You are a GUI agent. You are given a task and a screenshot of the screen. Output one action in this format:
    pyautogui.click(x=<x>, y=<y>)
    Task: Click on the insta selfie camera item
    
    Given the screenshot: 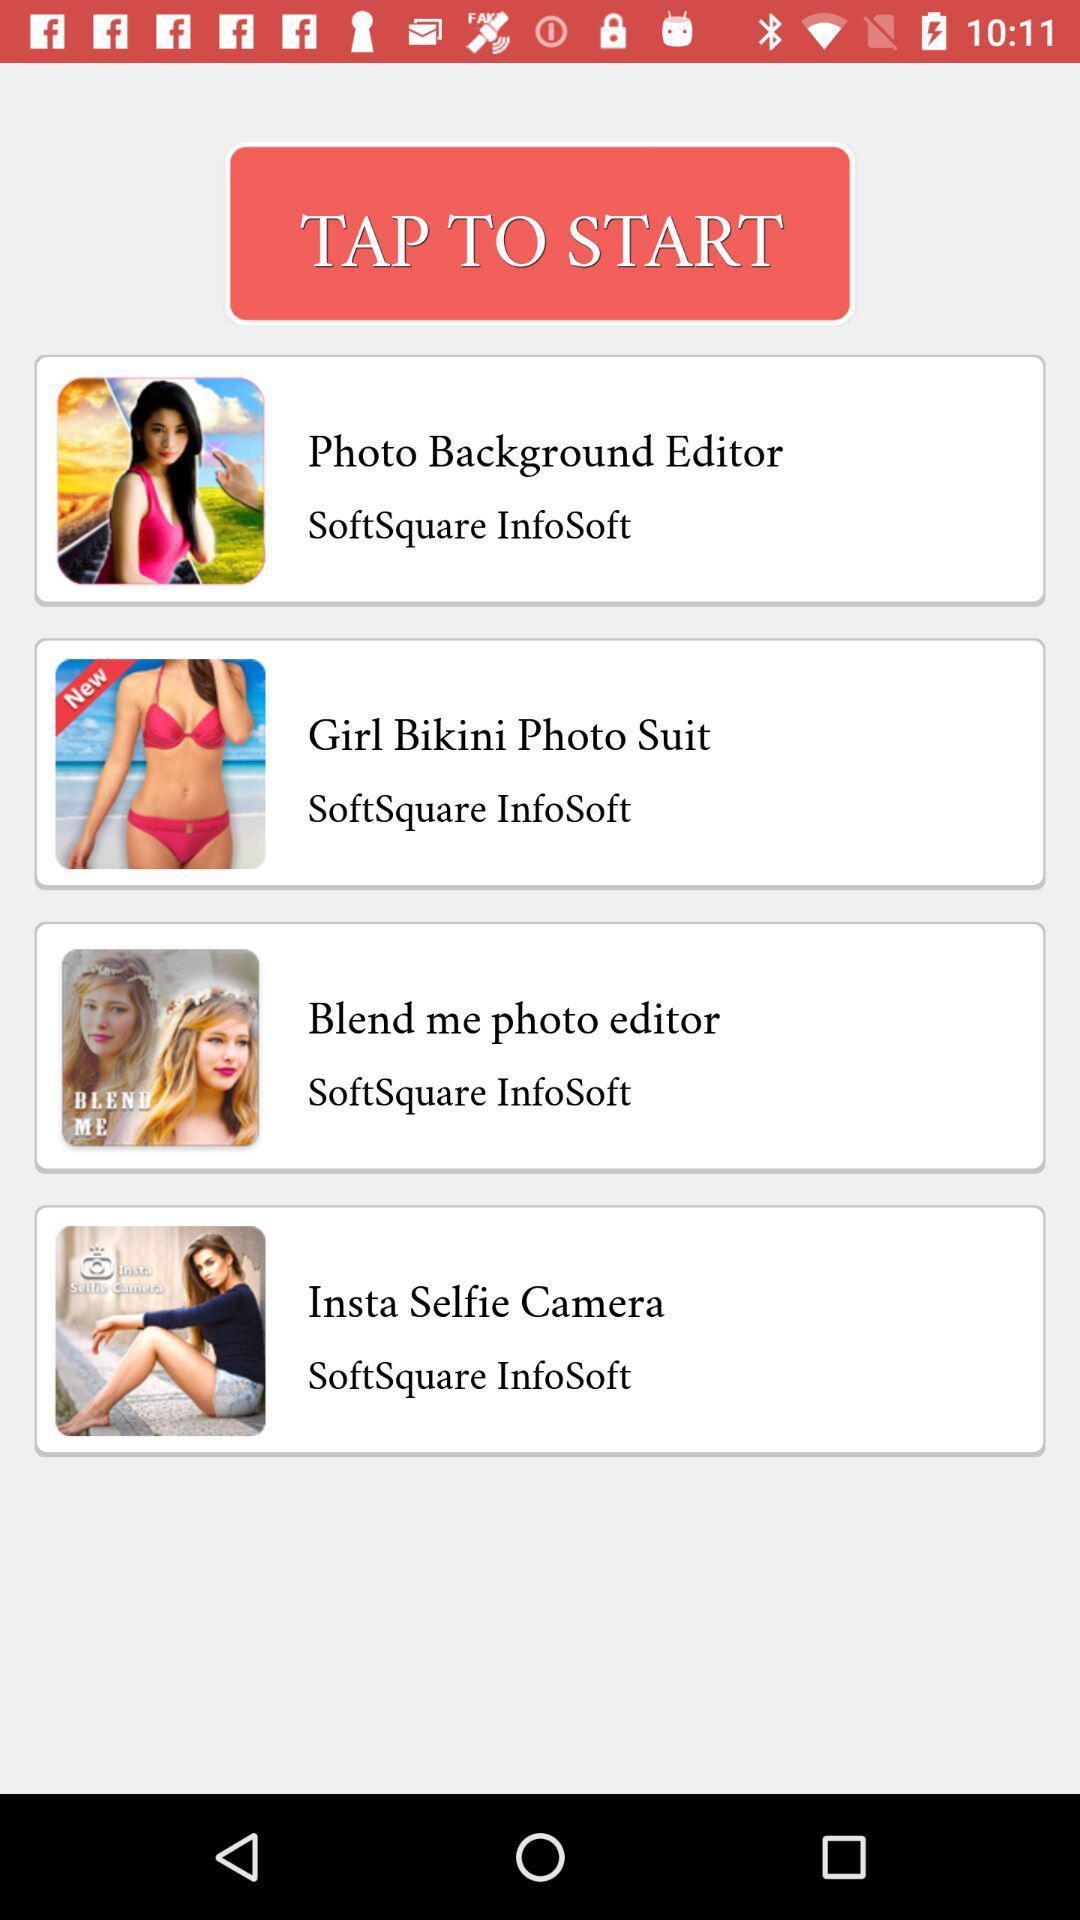 What is the action you would take?
    pyautogui.click(x=486, y=1296)
    